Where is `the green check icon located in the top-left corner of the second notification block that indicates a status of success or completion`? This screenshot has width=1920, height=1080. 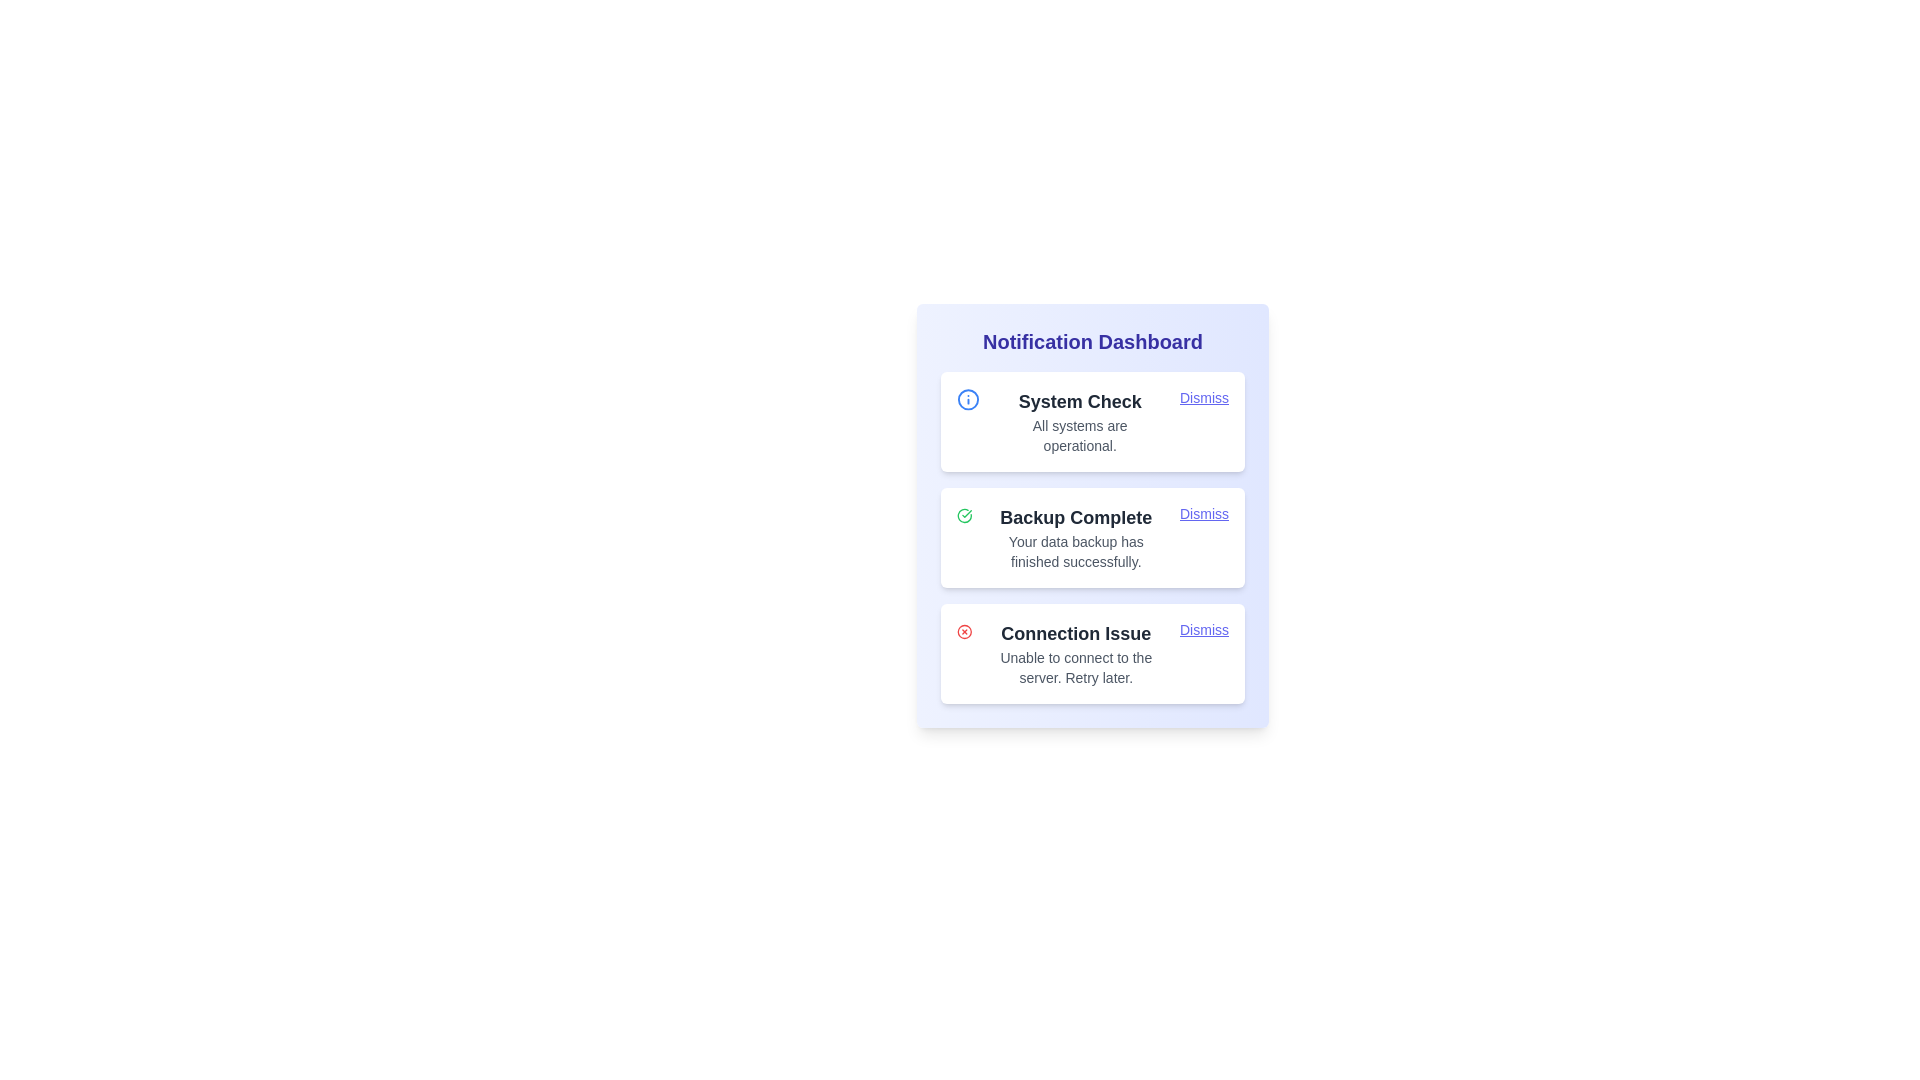
the green check icon located in the top-left corner of the second notification block that indicates a status of success or completion is located at coordinates (964, 515).